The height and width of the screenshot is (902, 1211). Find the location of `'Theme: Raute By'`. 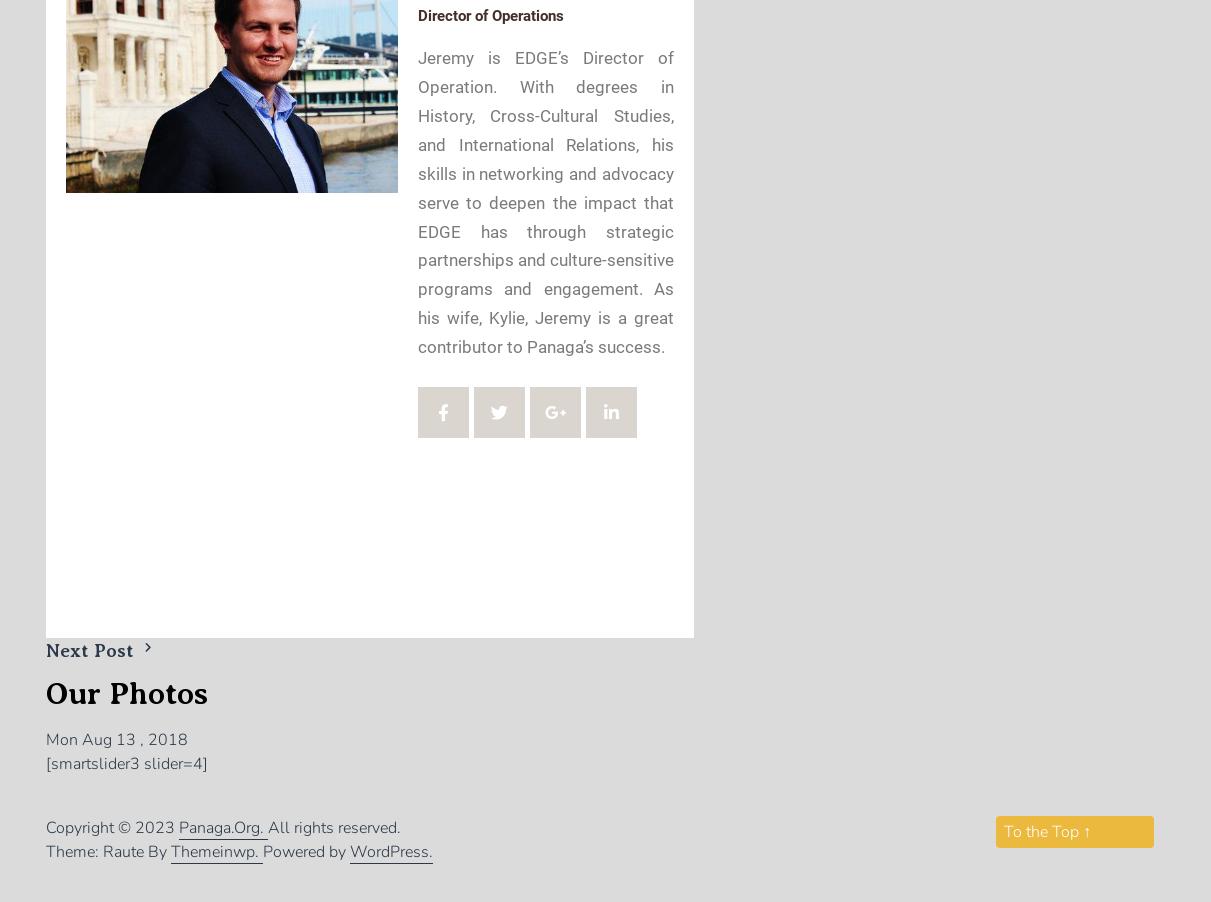

'Theme: Raute By' is located at coordinates (108, 851).